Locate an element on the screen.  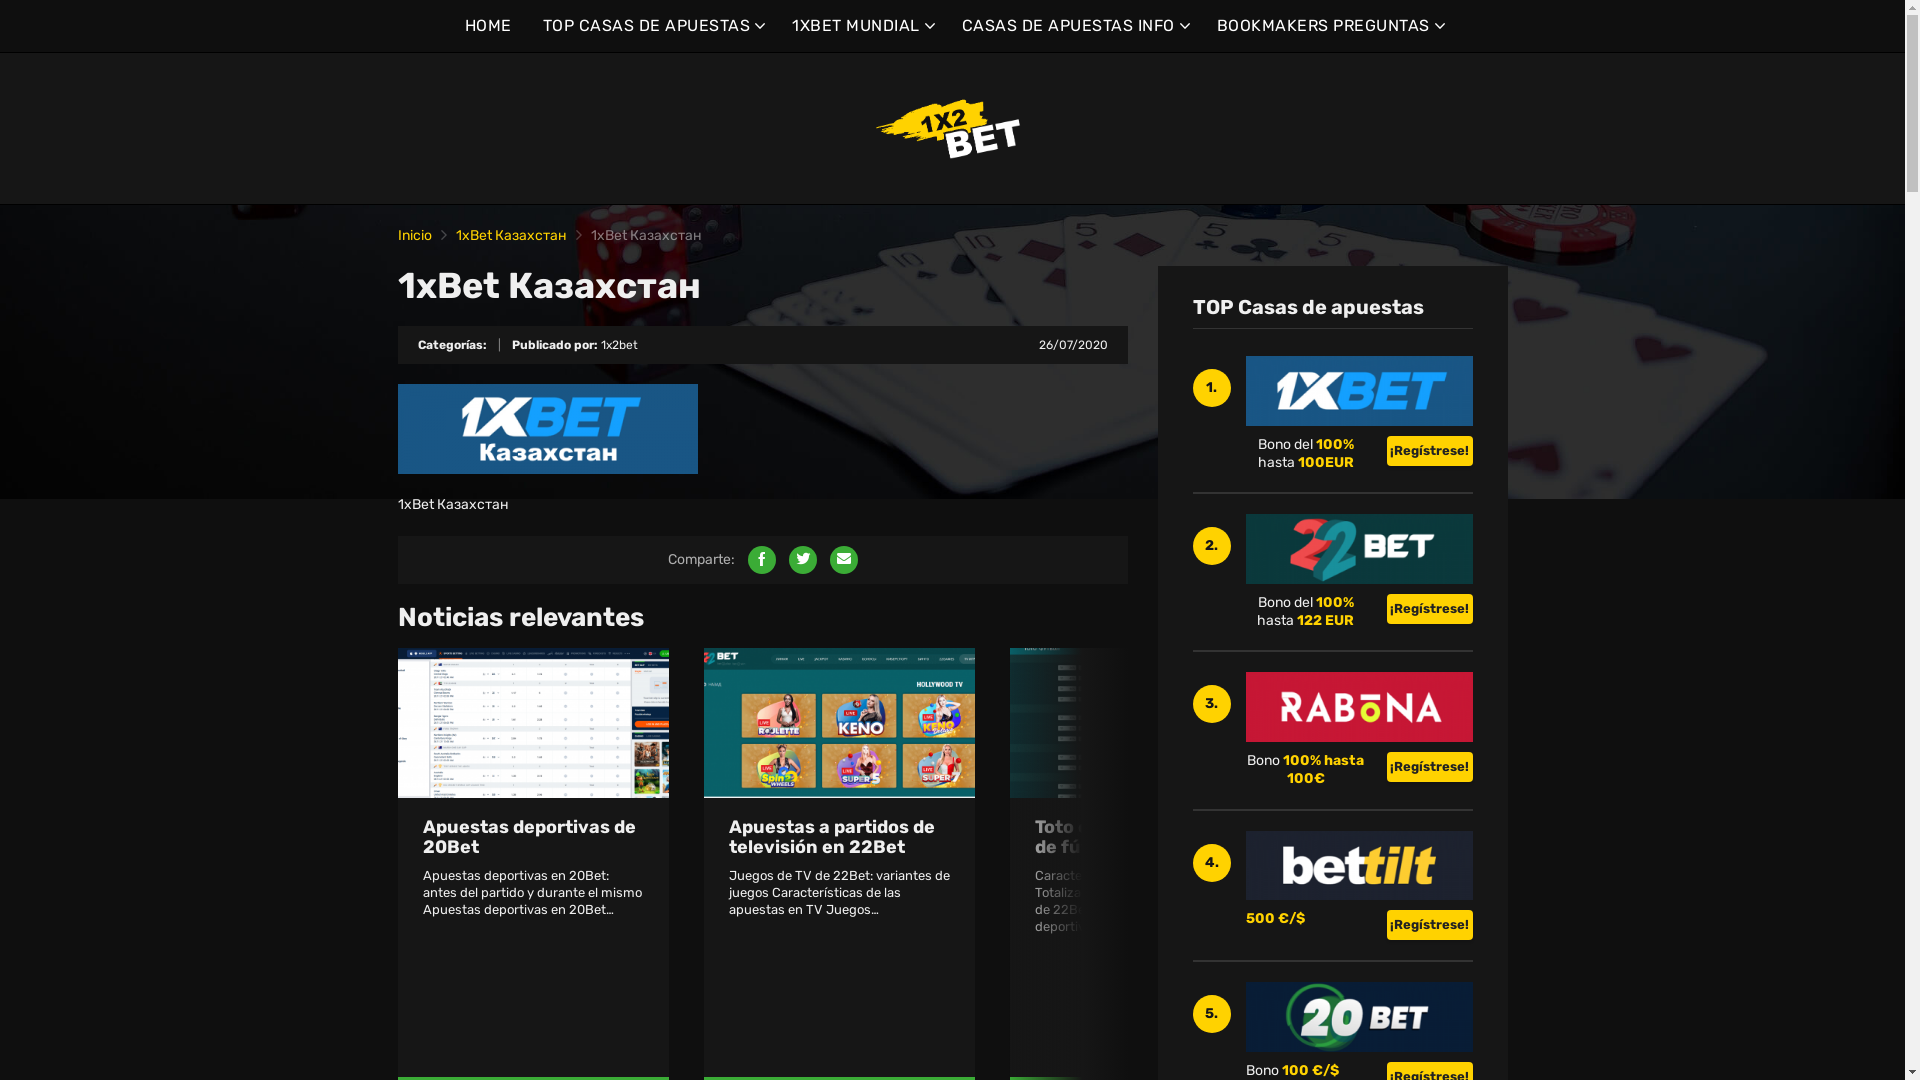
'Share on Twitter' is located at coordinates (801, 559).